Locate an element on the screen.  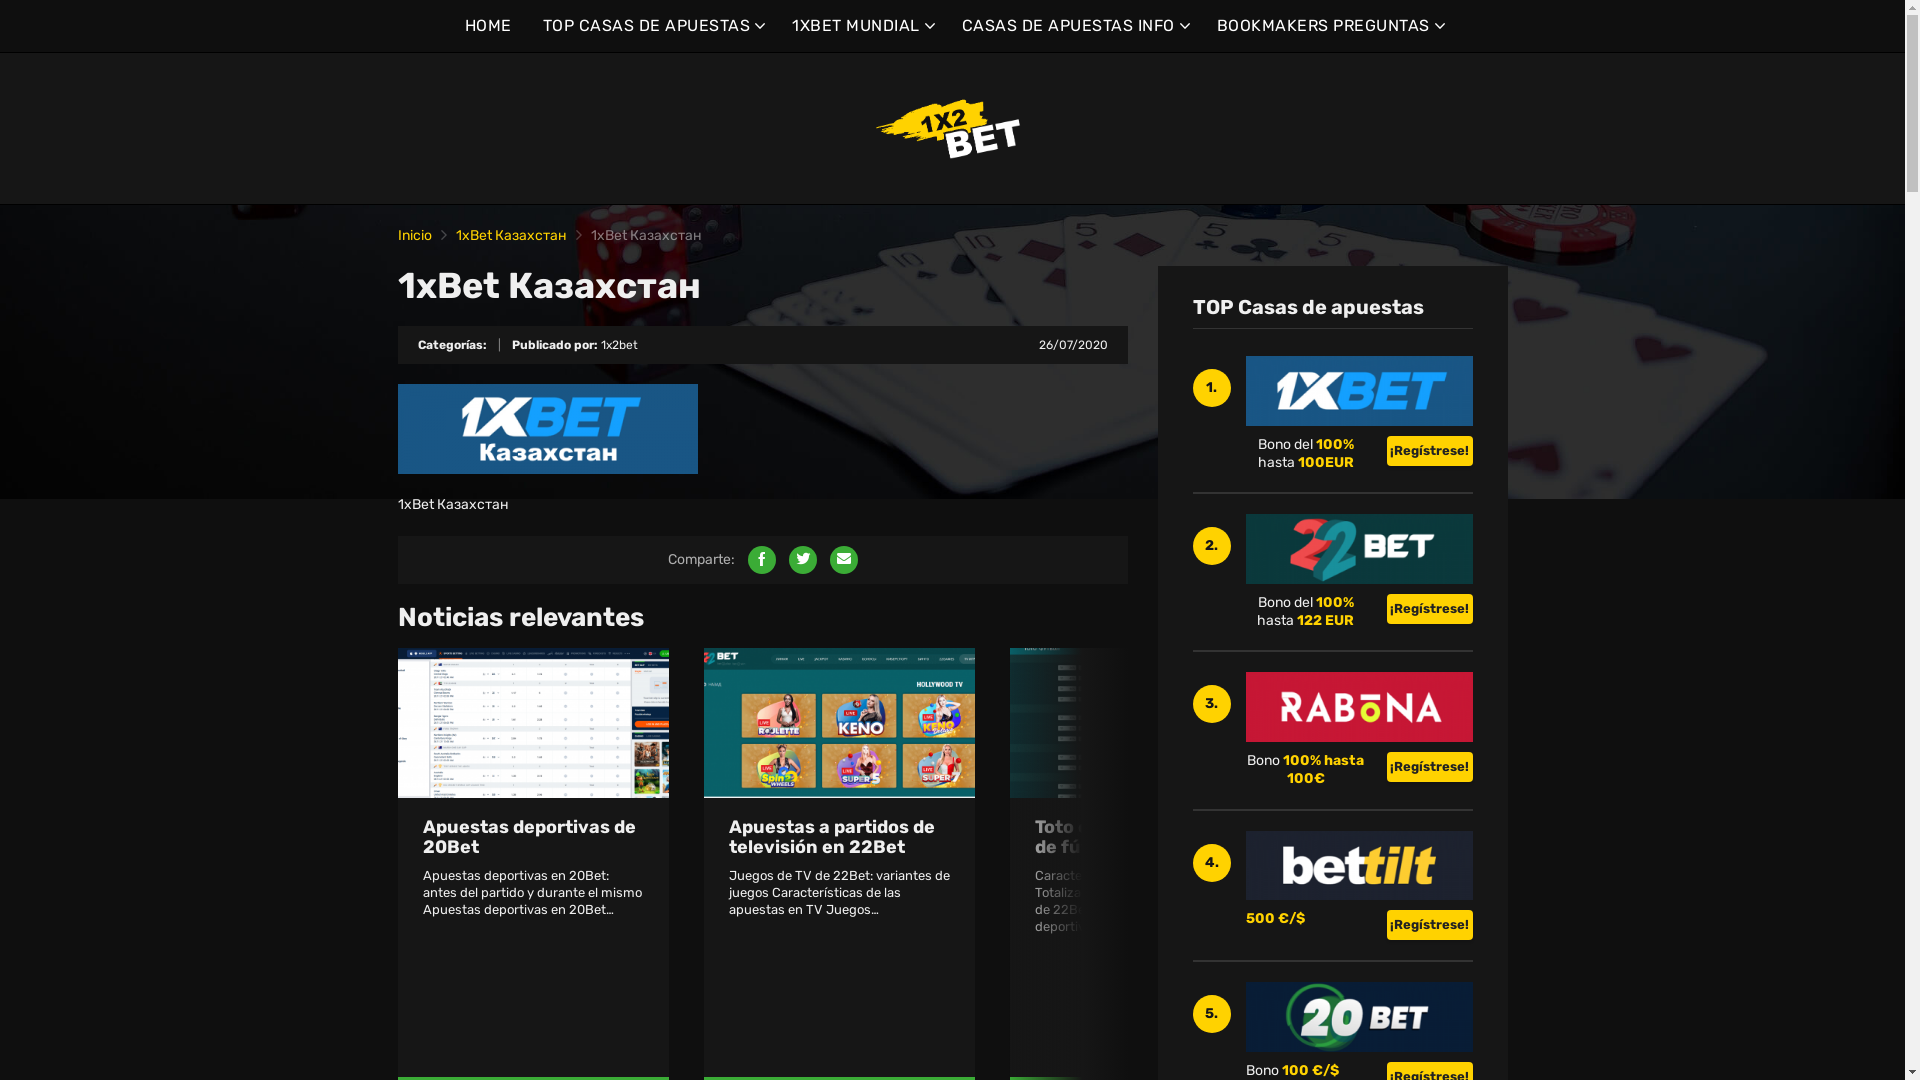
'Share on Twitter' is located at coordinates (801, 559).